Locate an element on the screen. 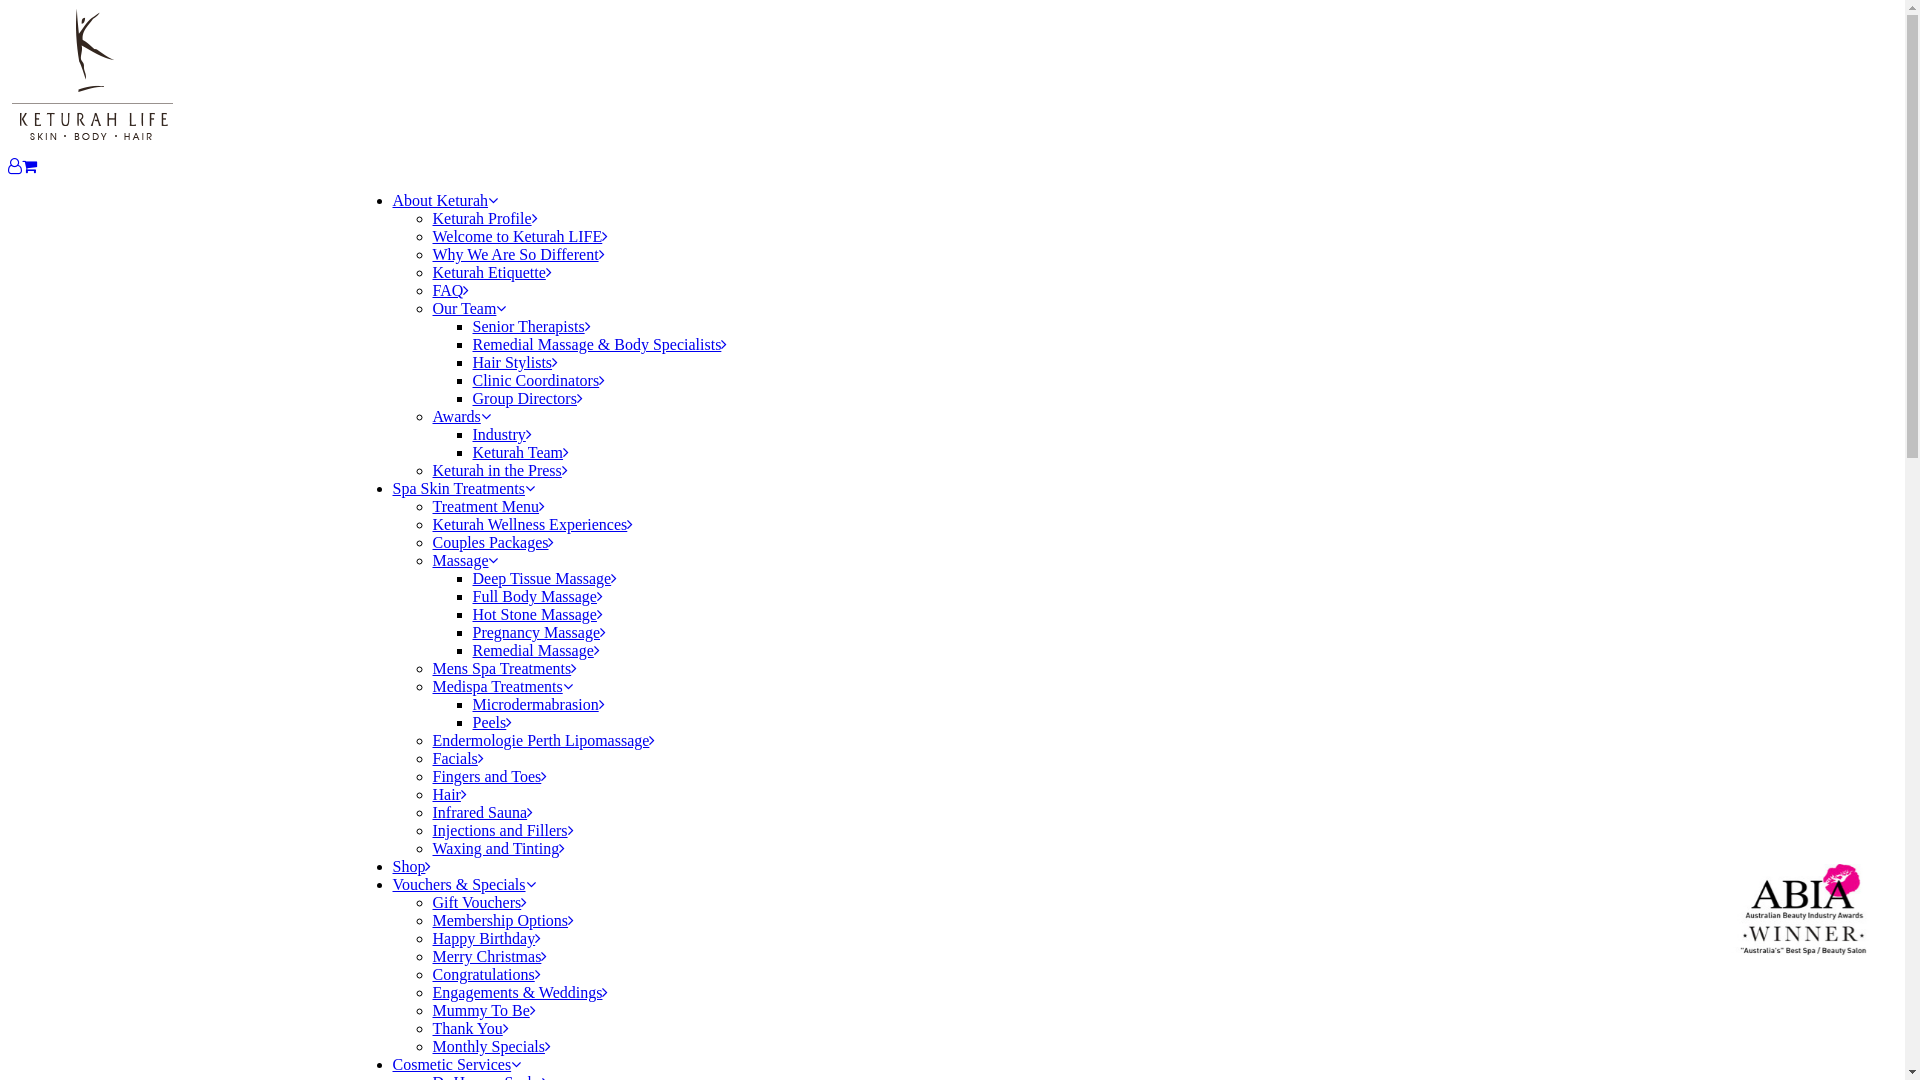 This screenshot has width=1920, height=1080. 'Engagements & Weddings' is located at coordinates (519, 992).